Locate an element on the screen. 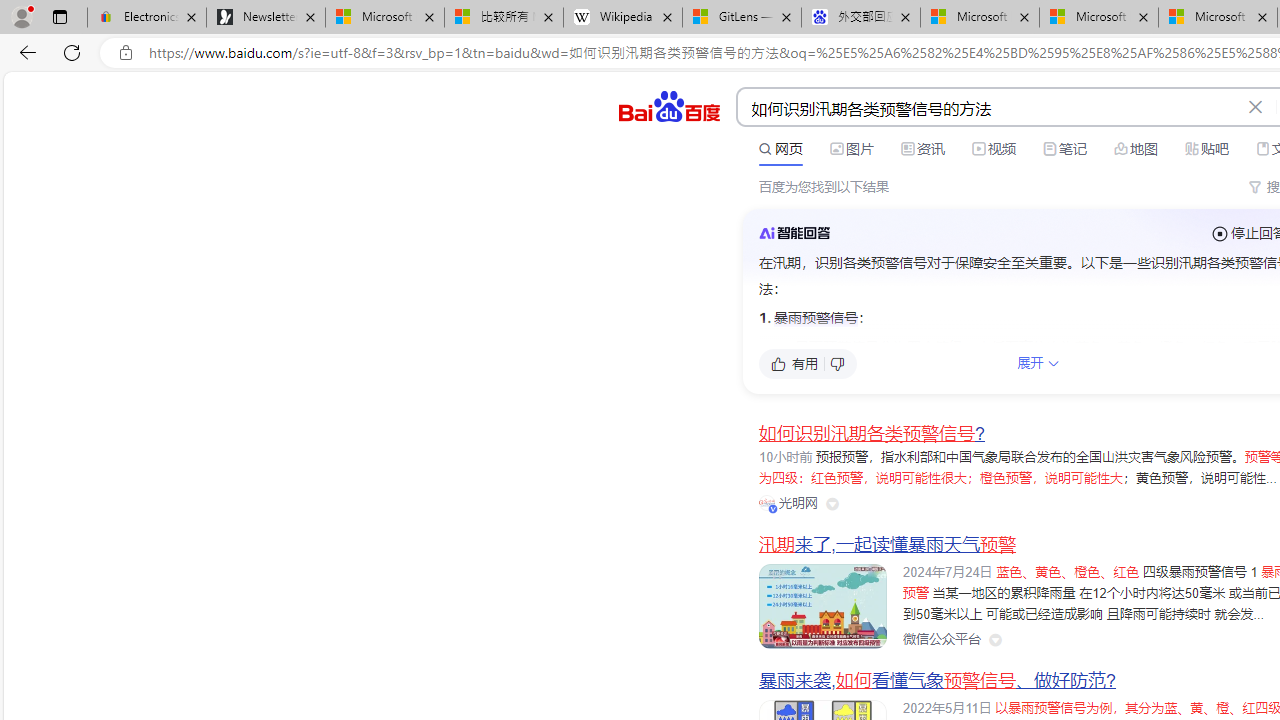 The width and height of the screenshot is (1280, 720). 'Refresh' is located at coordinates (72, 51).